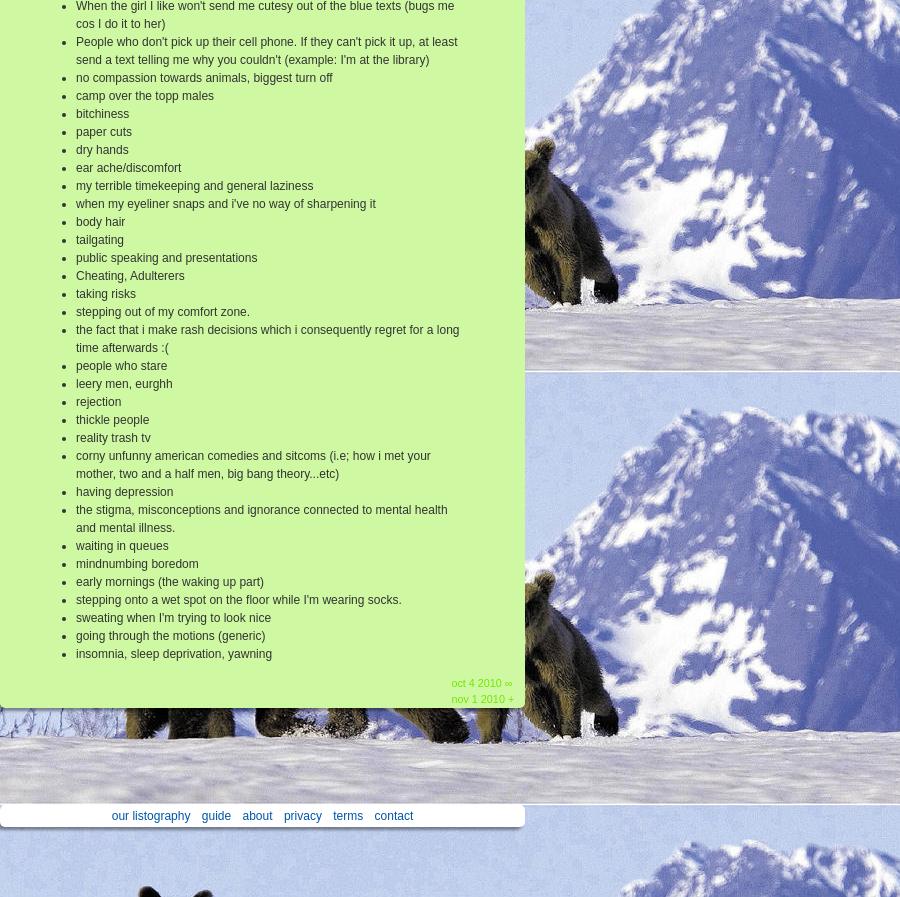  I want to click on 'camp over the topp males', so click(144, 94).